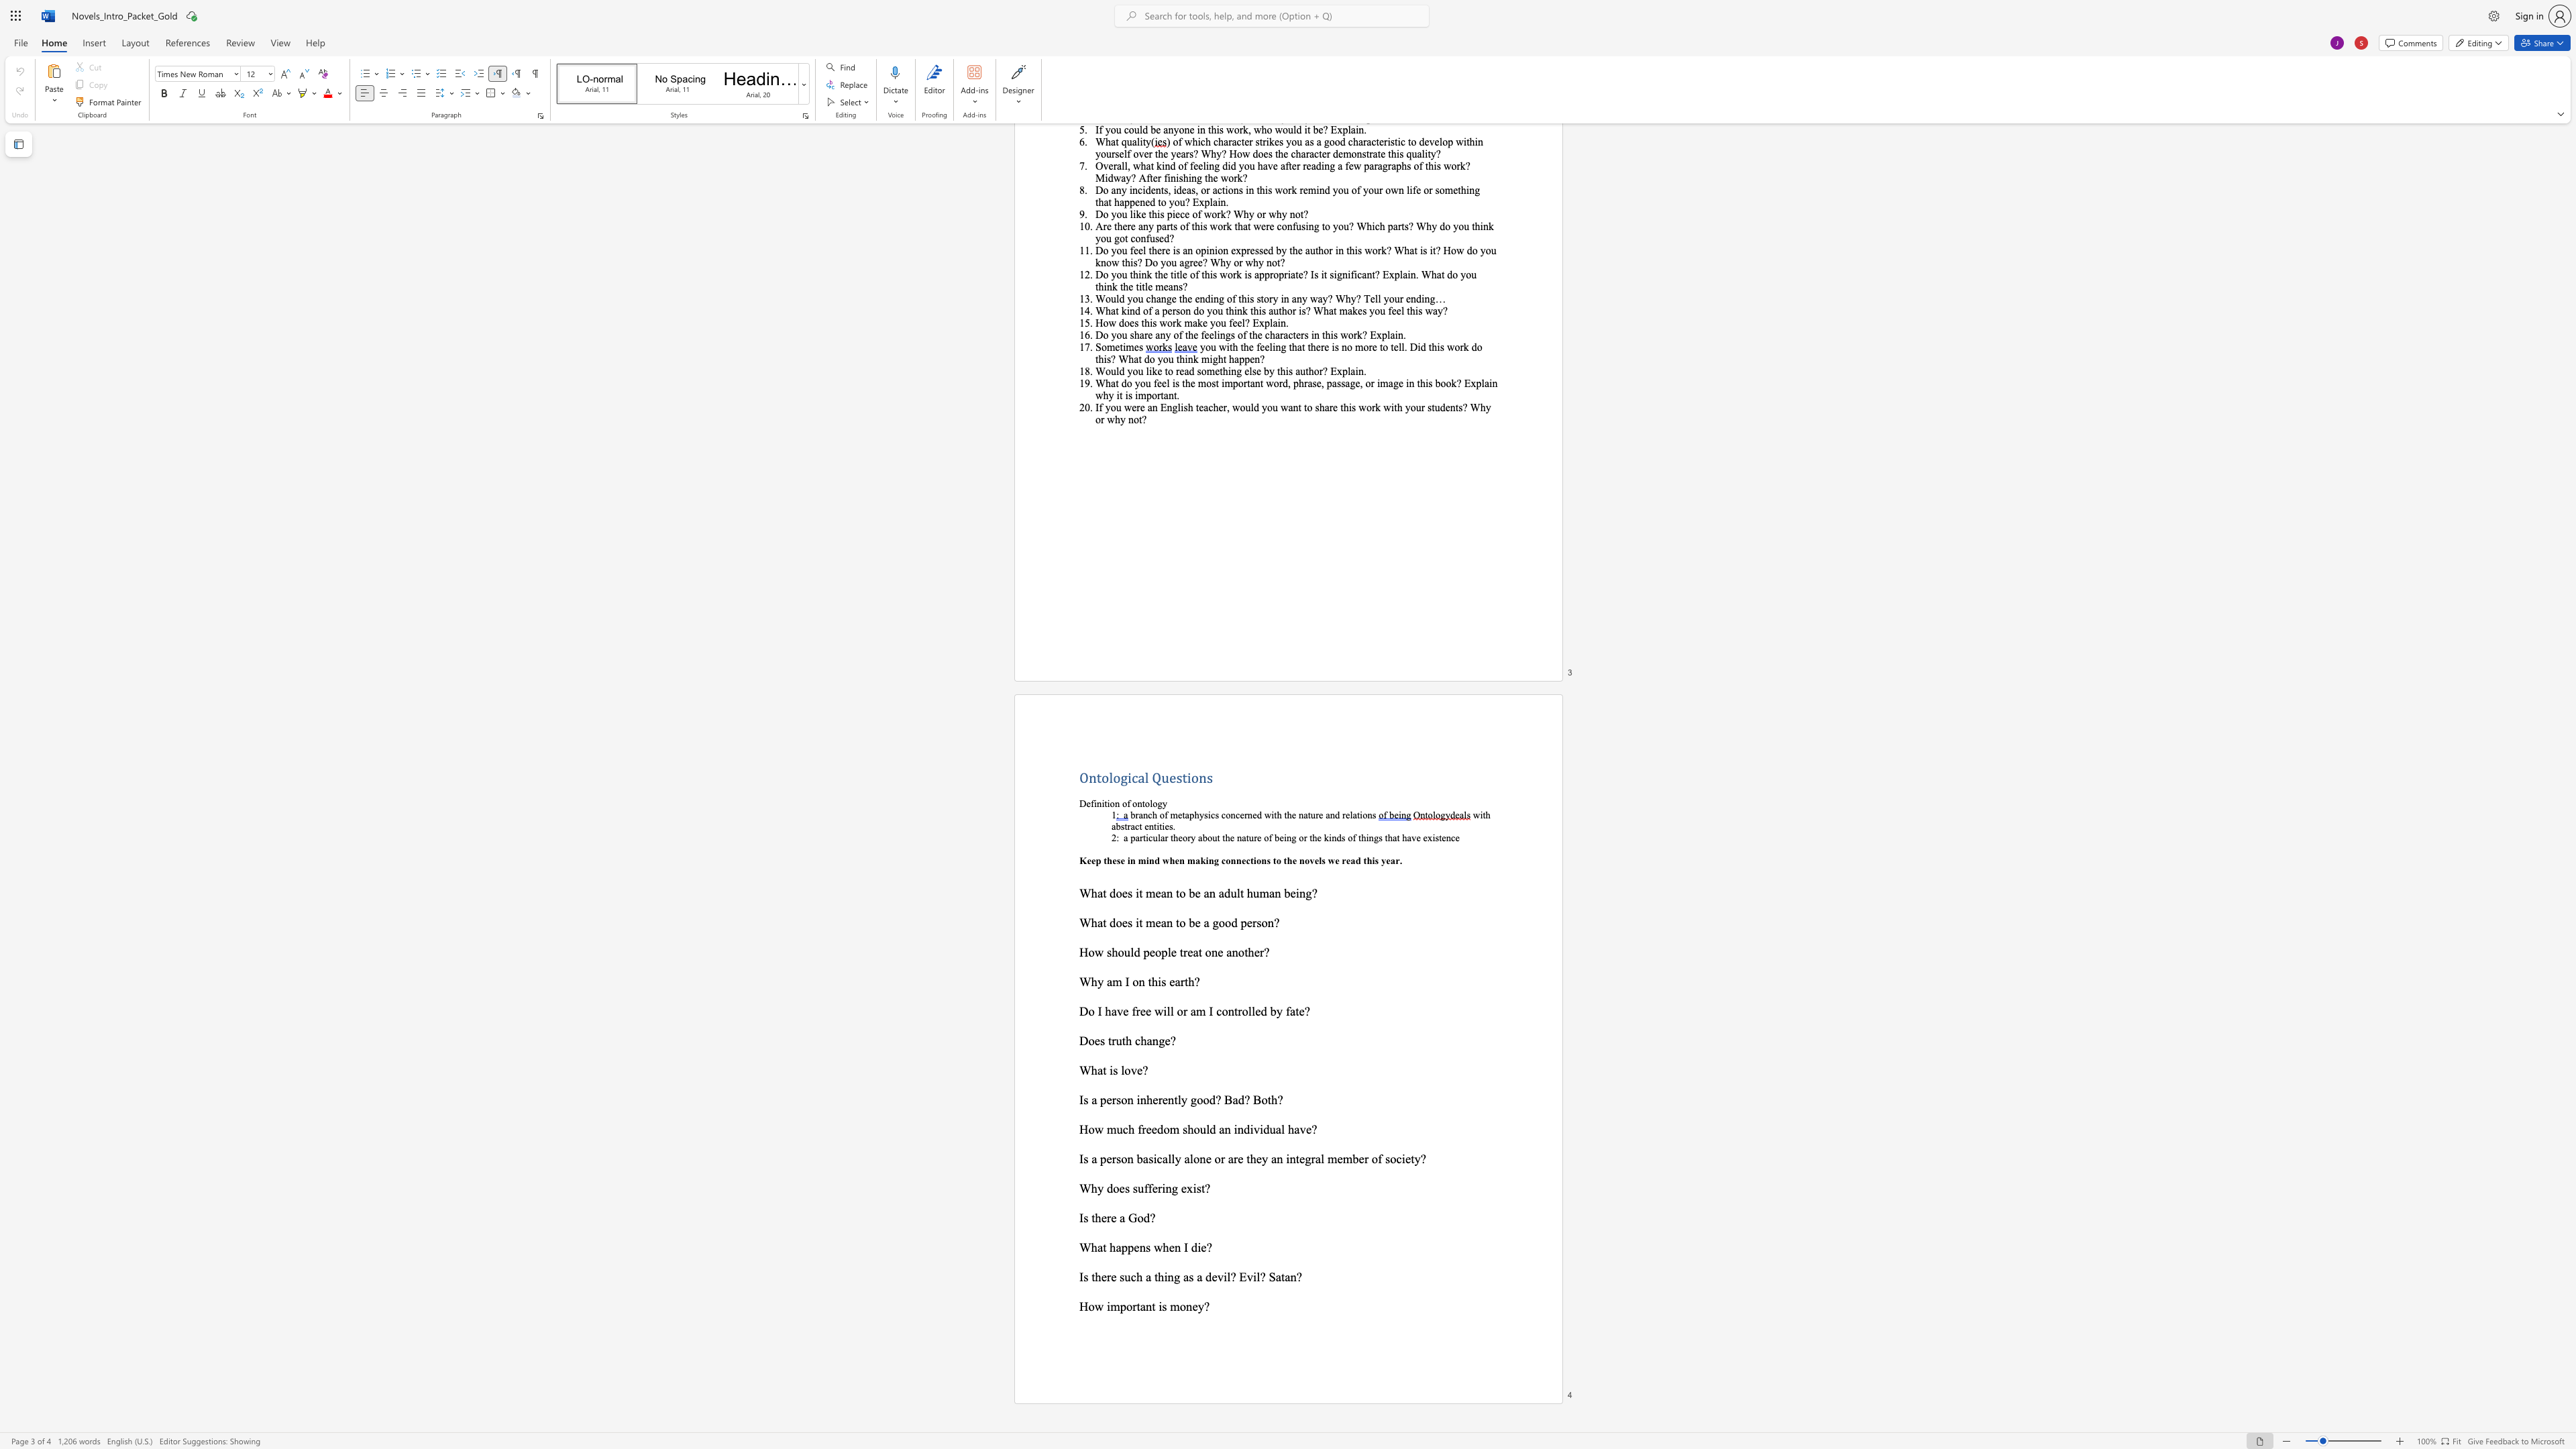 The width and height of the screenshot is (2576, 1449). I want to click on the subset text "ns" within the text "branch of metaphysics concerned with the nature and relations", so click(1366, 814).